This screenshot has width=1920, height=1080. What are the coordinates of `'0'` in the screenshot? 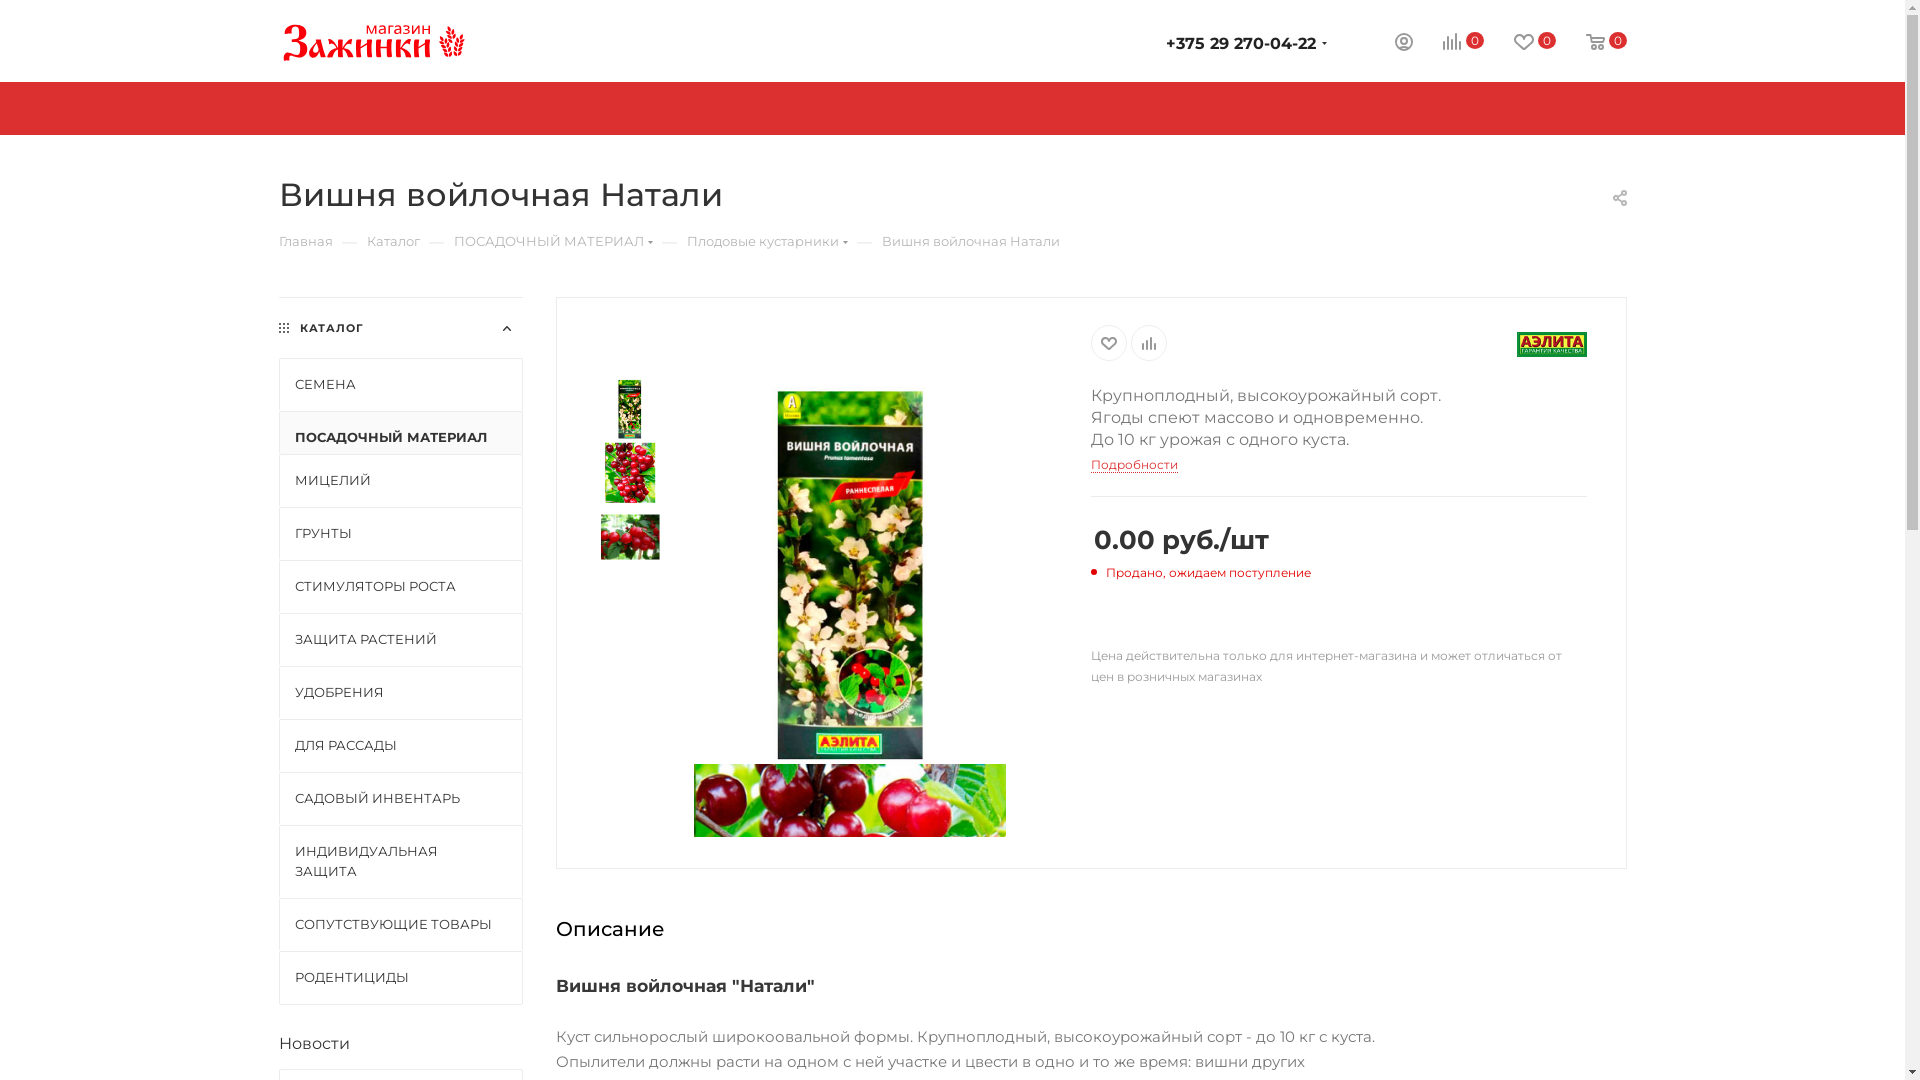 It's located at (1520, 42).